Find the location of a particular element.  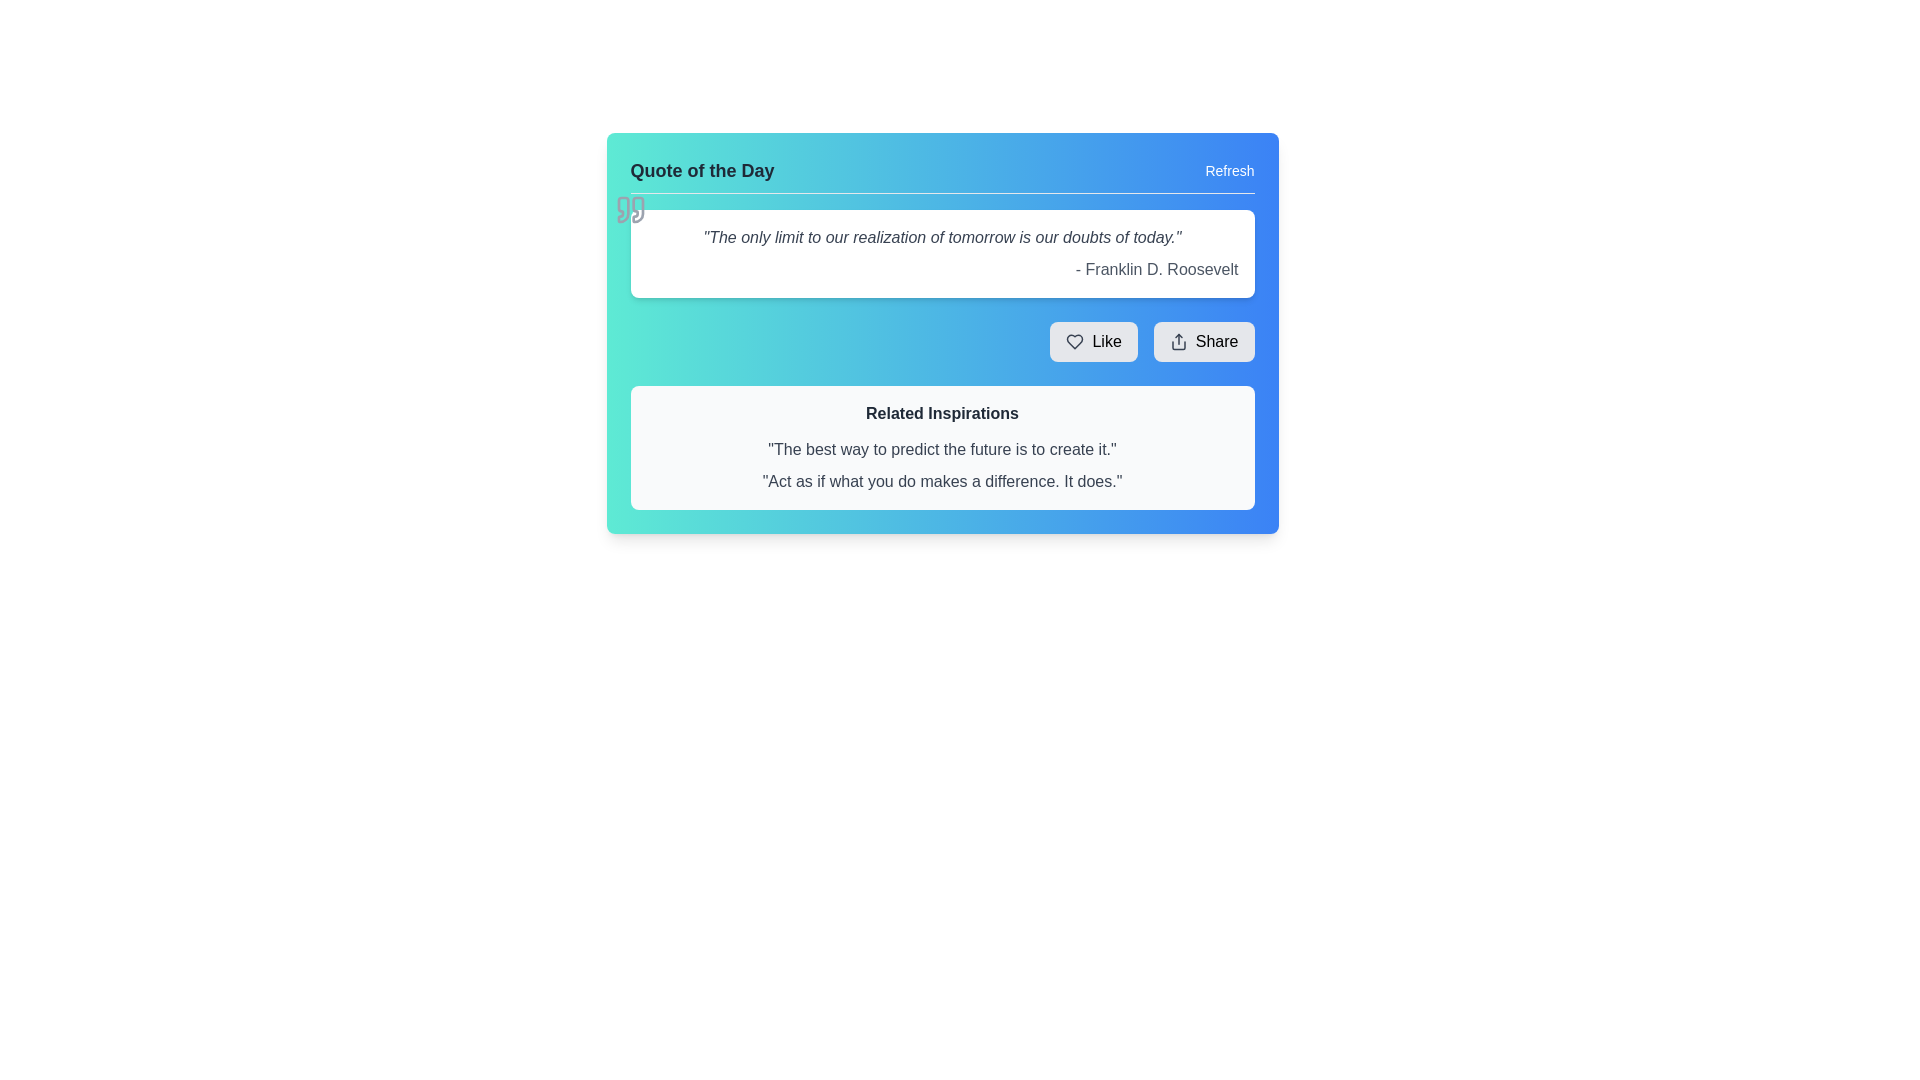

motivational quote text displayed in the center of the quote card, positioned below the quotation mark graphic and above the attribution text '- Franklin D. Roosevelt' is located at coordinates (941, 237).